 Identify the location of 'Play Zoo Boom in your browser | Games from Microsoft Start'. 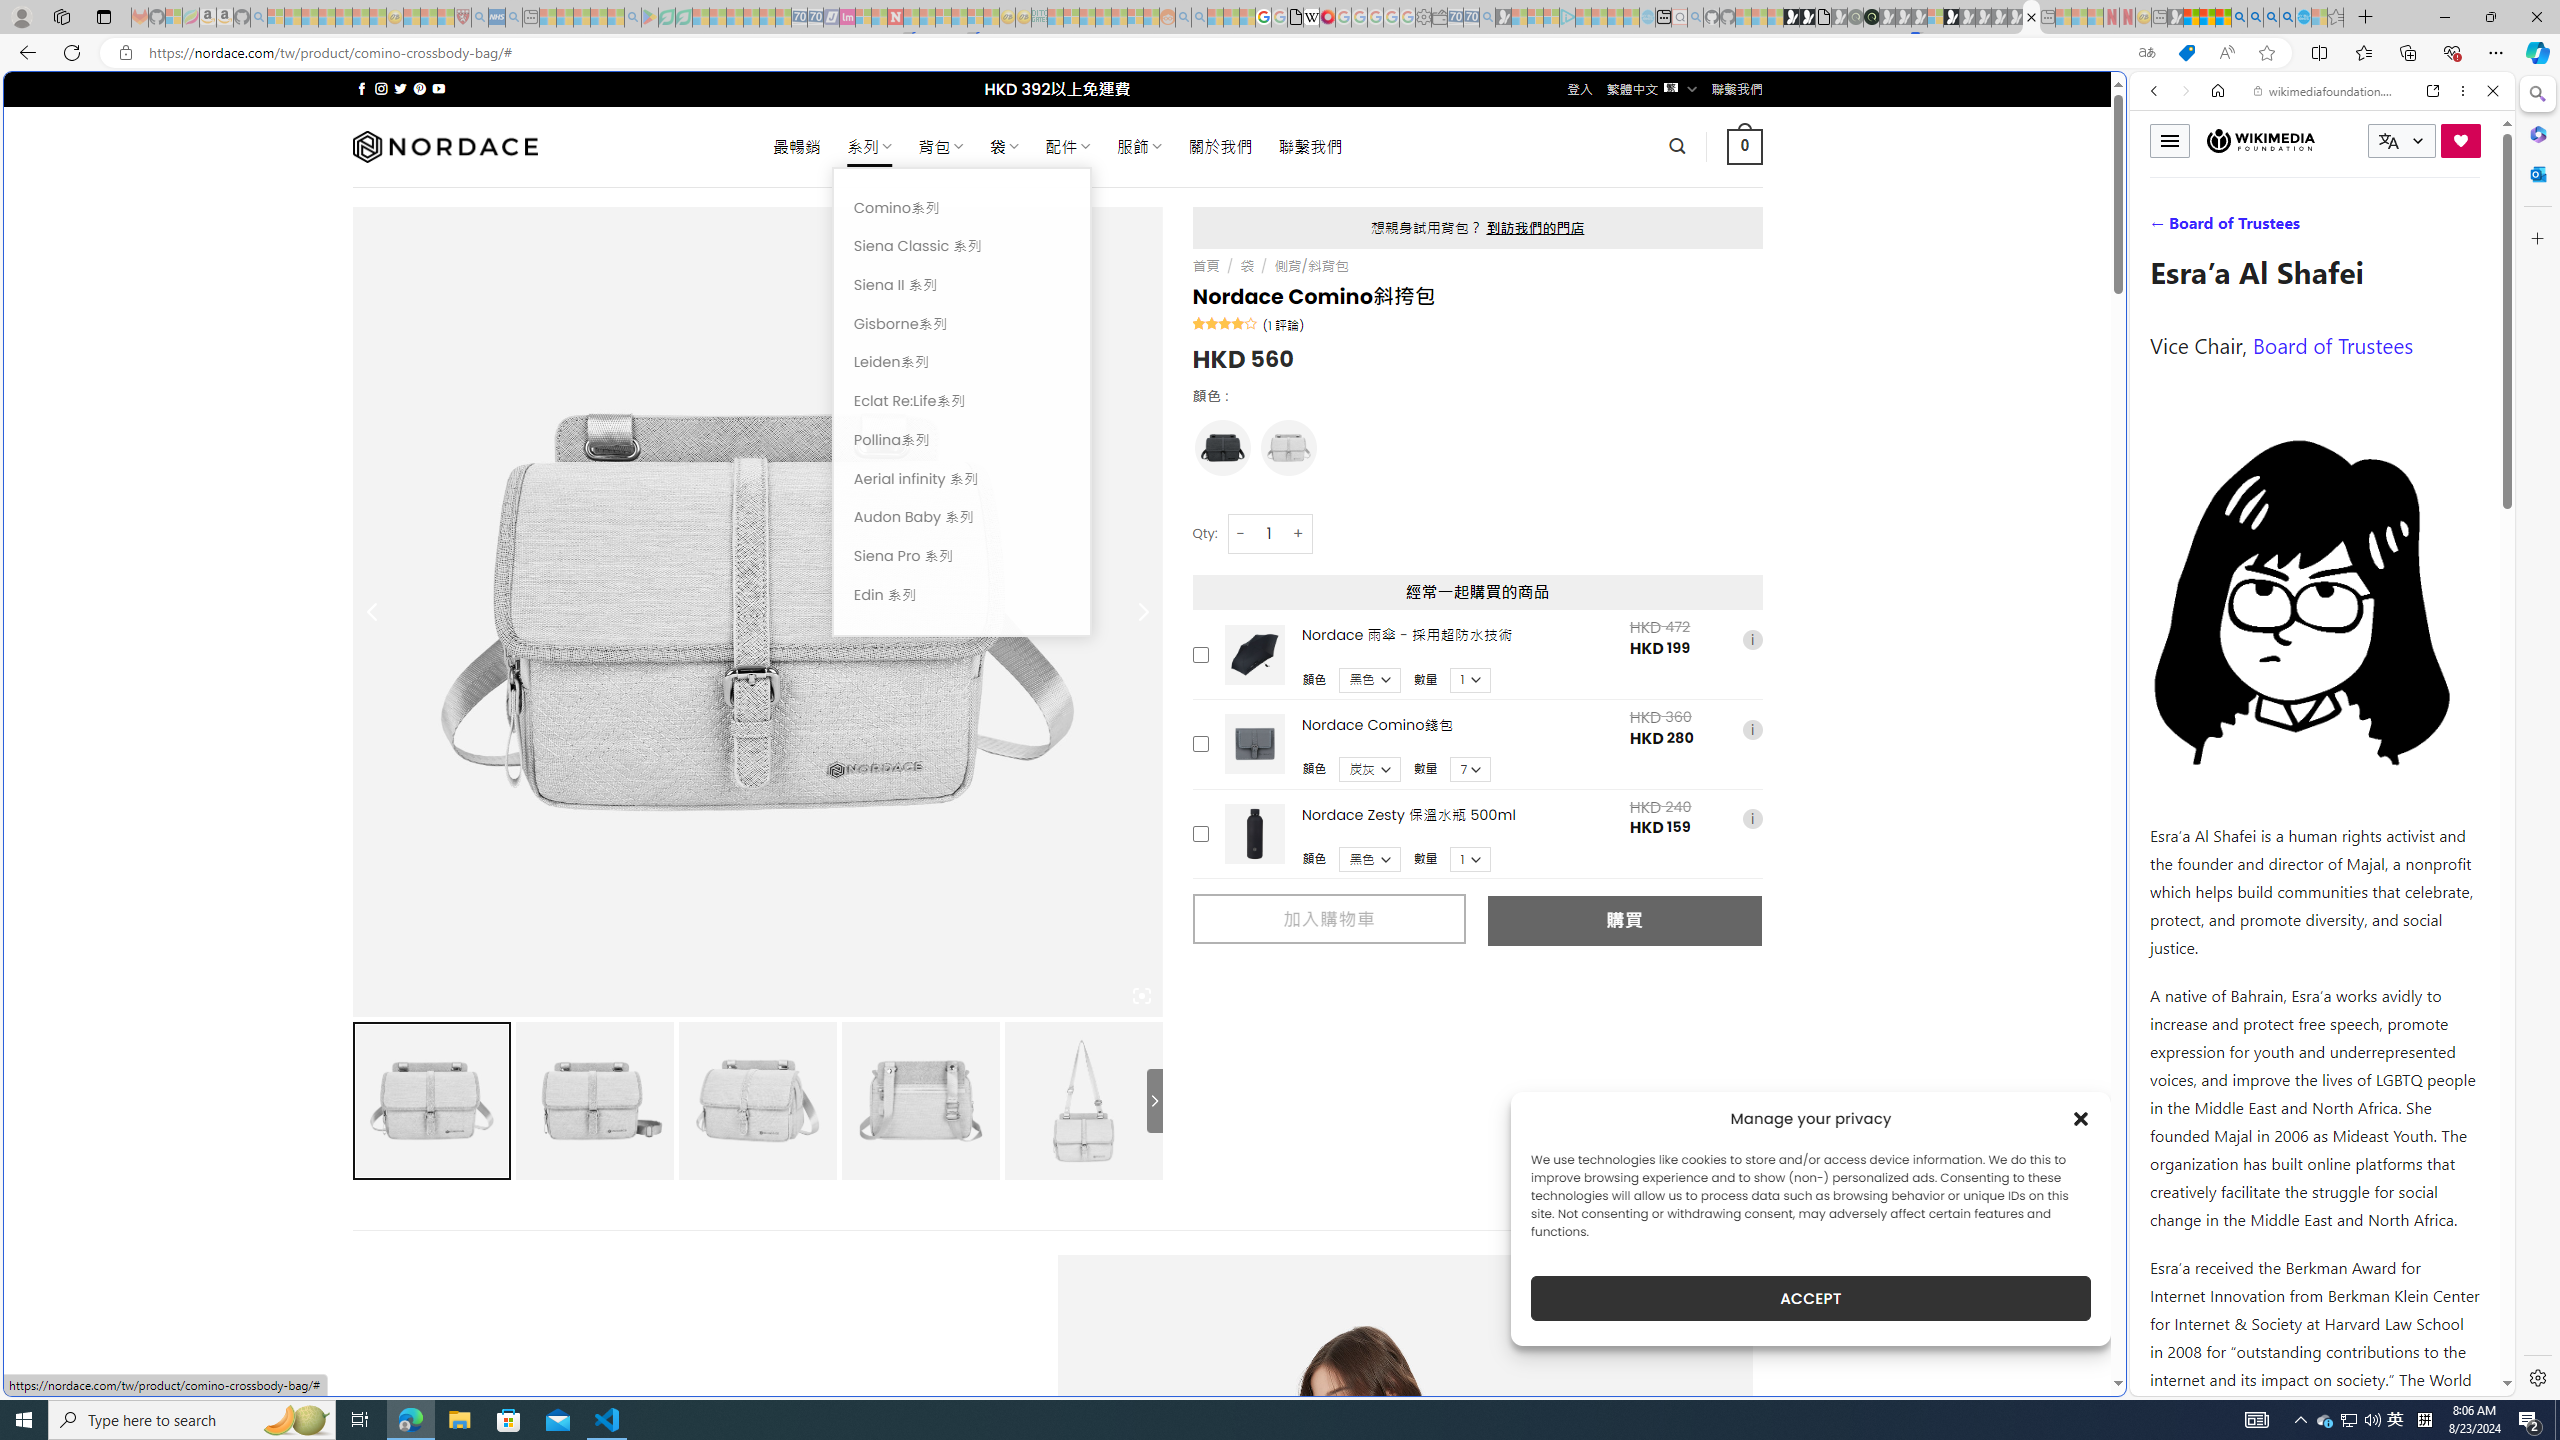
(1806, 16).